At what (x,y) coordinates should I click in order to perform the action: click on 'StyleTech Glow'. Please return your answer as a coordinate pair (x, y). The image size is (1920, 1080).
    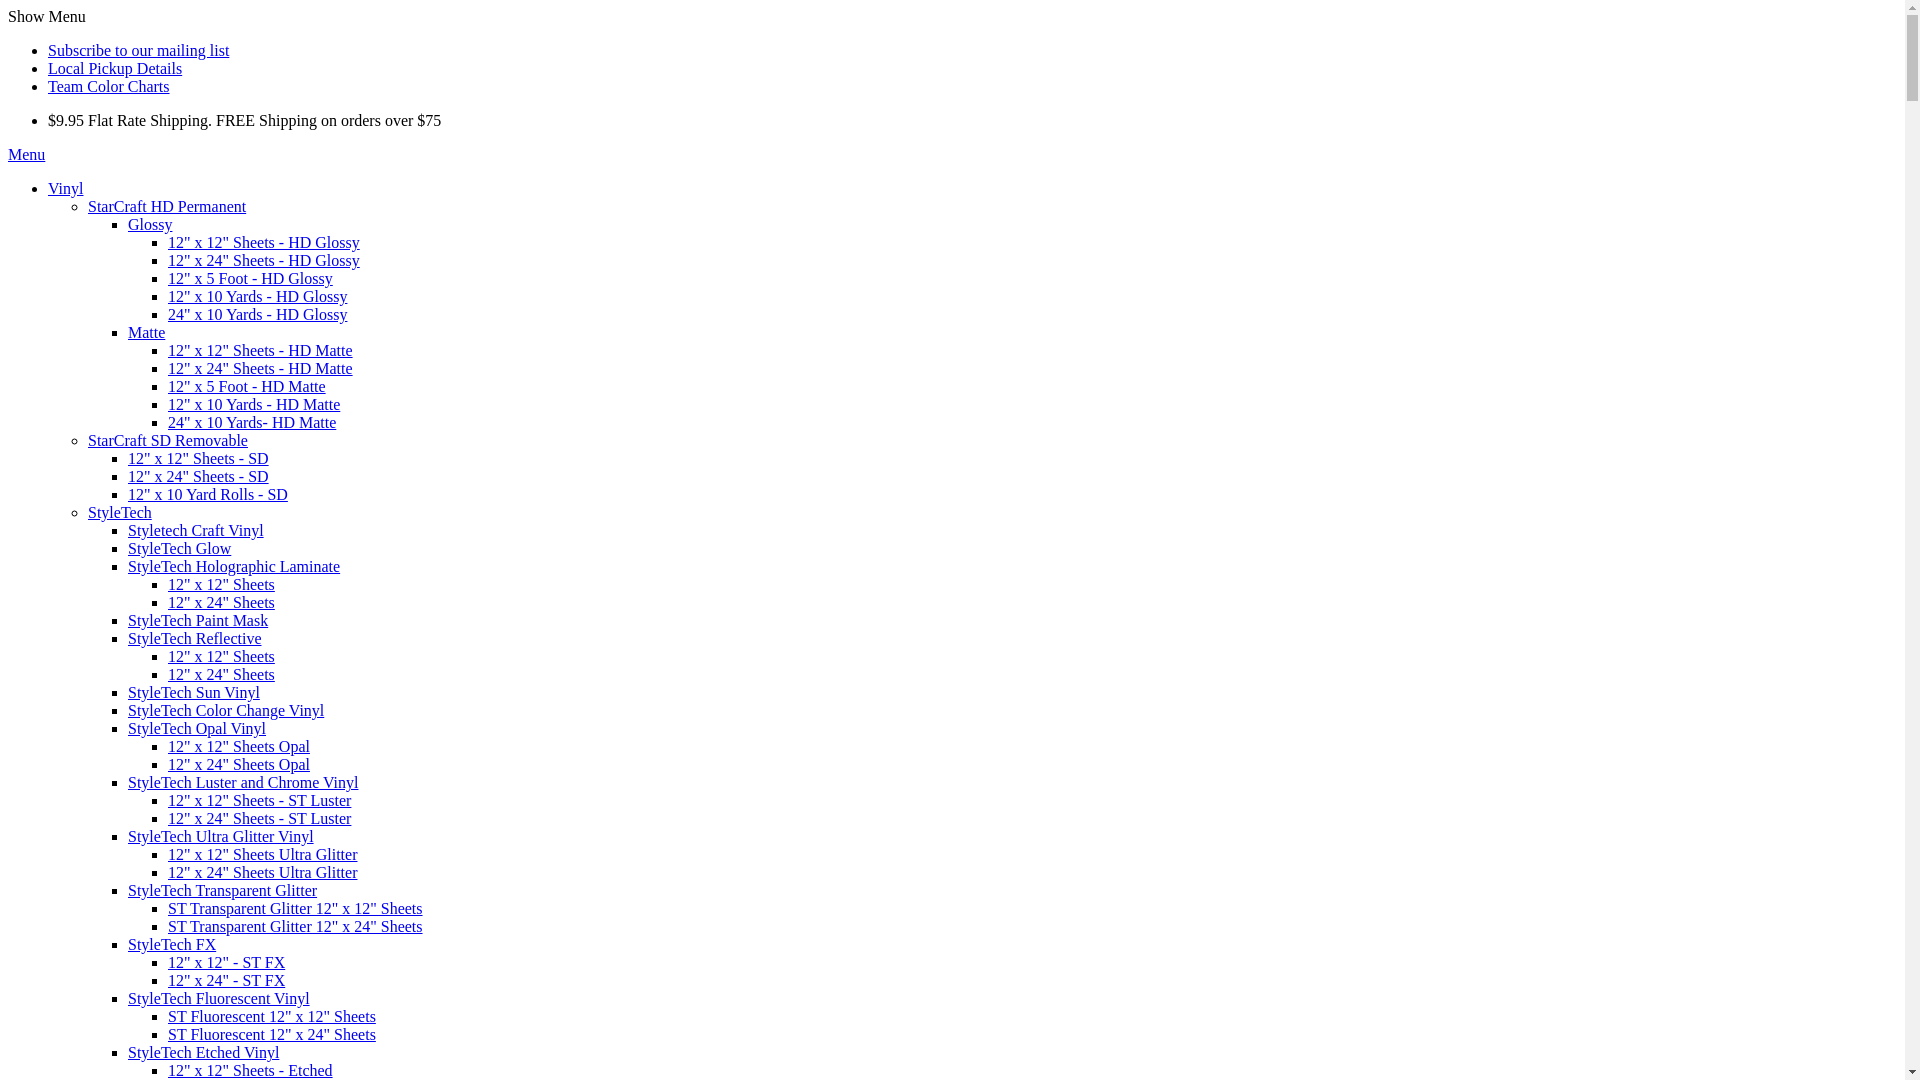
    Looking at the image, I should click on (179, 548).